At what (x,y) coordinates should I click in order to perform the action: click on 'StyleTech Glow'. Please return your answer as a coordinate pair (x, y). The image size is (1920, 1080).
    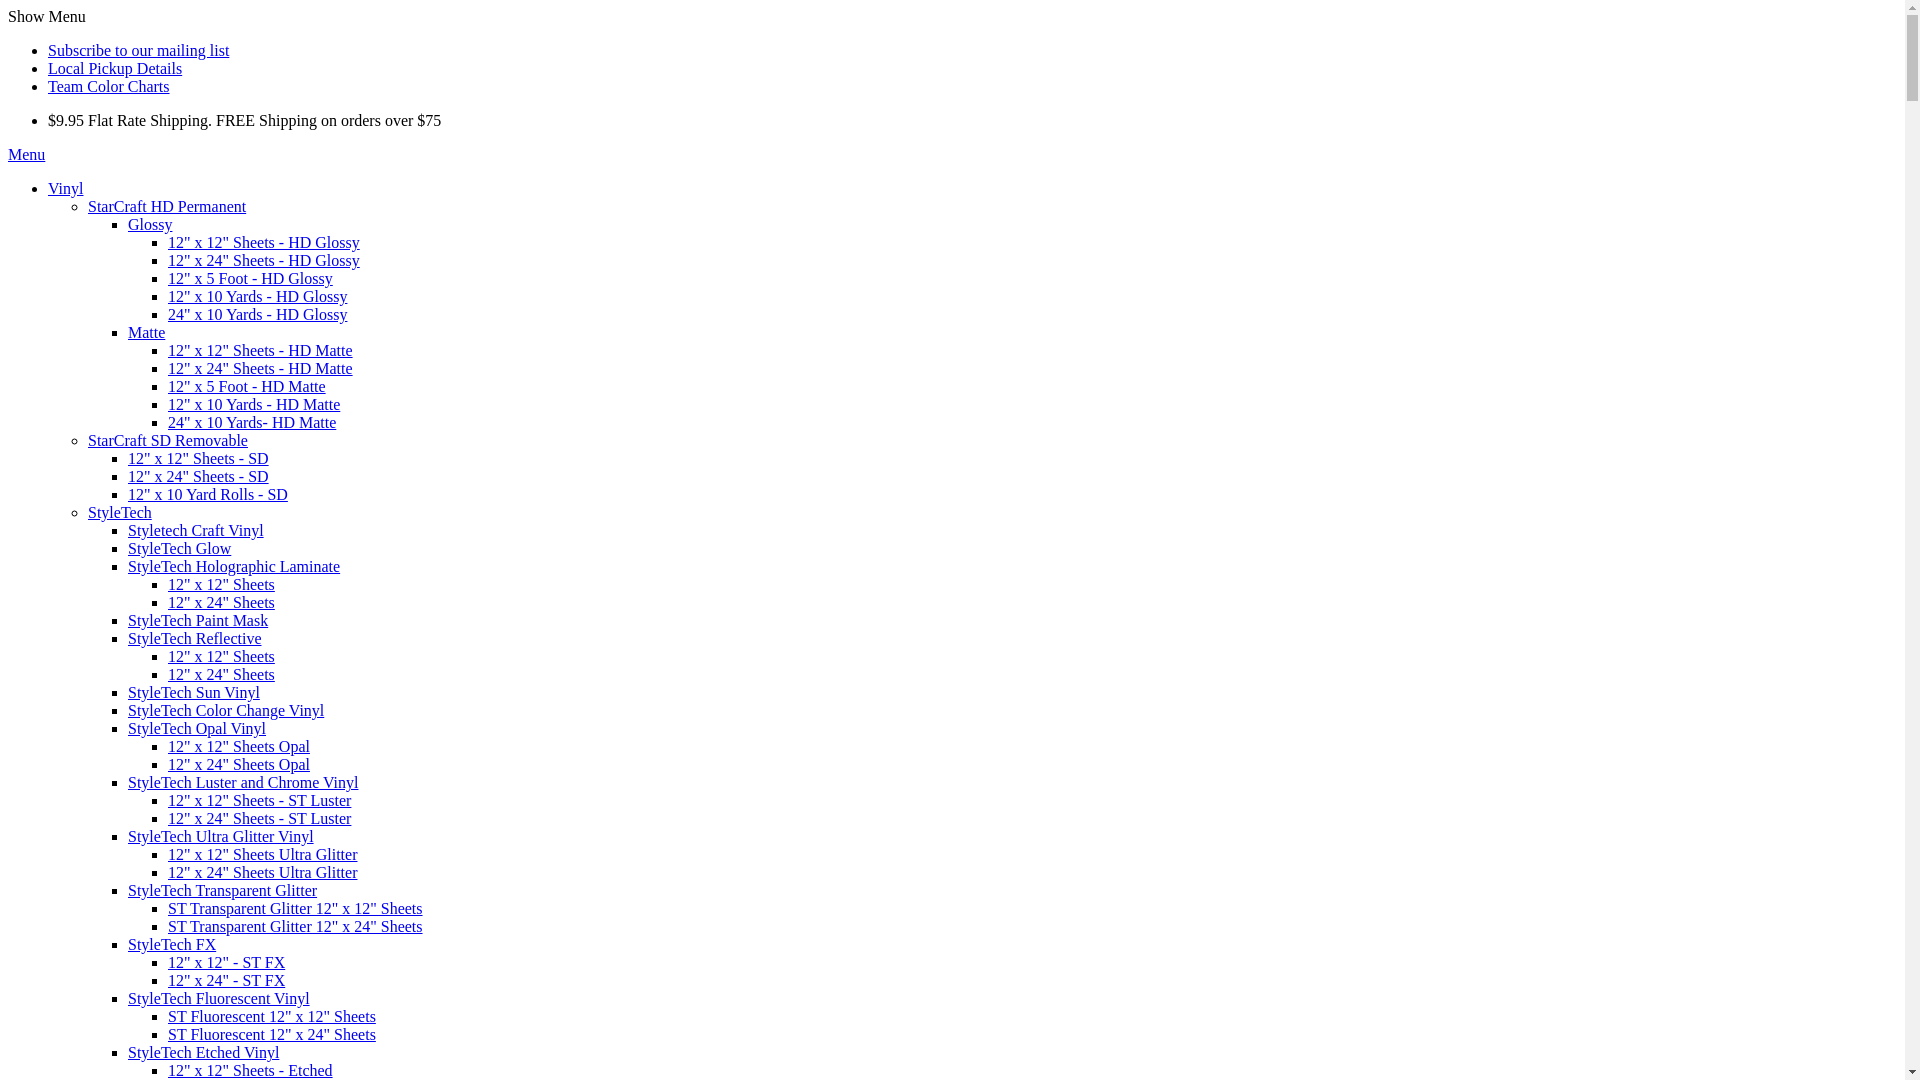
    Looking at the image, I should click on (179, 548).